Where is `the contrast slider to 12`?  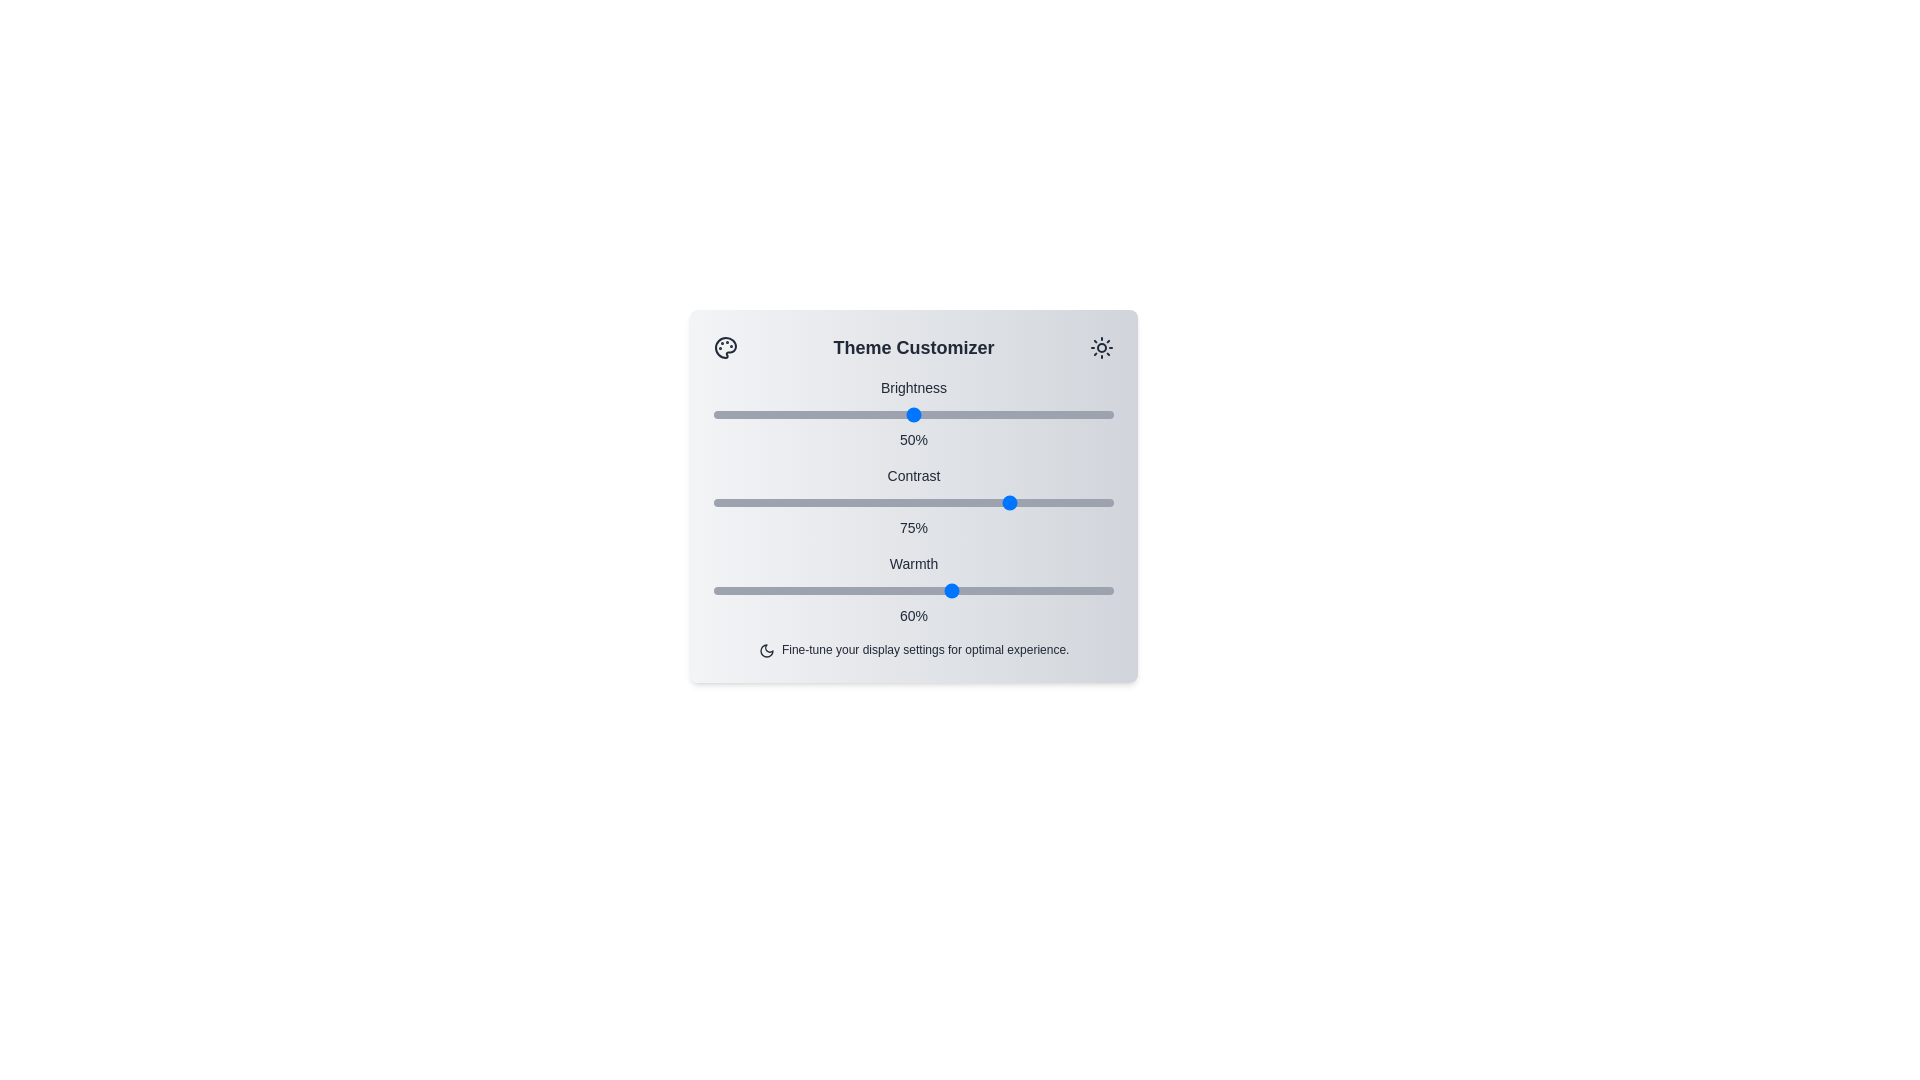
the contrast slider to 12 is located at coordinates (761, 501).